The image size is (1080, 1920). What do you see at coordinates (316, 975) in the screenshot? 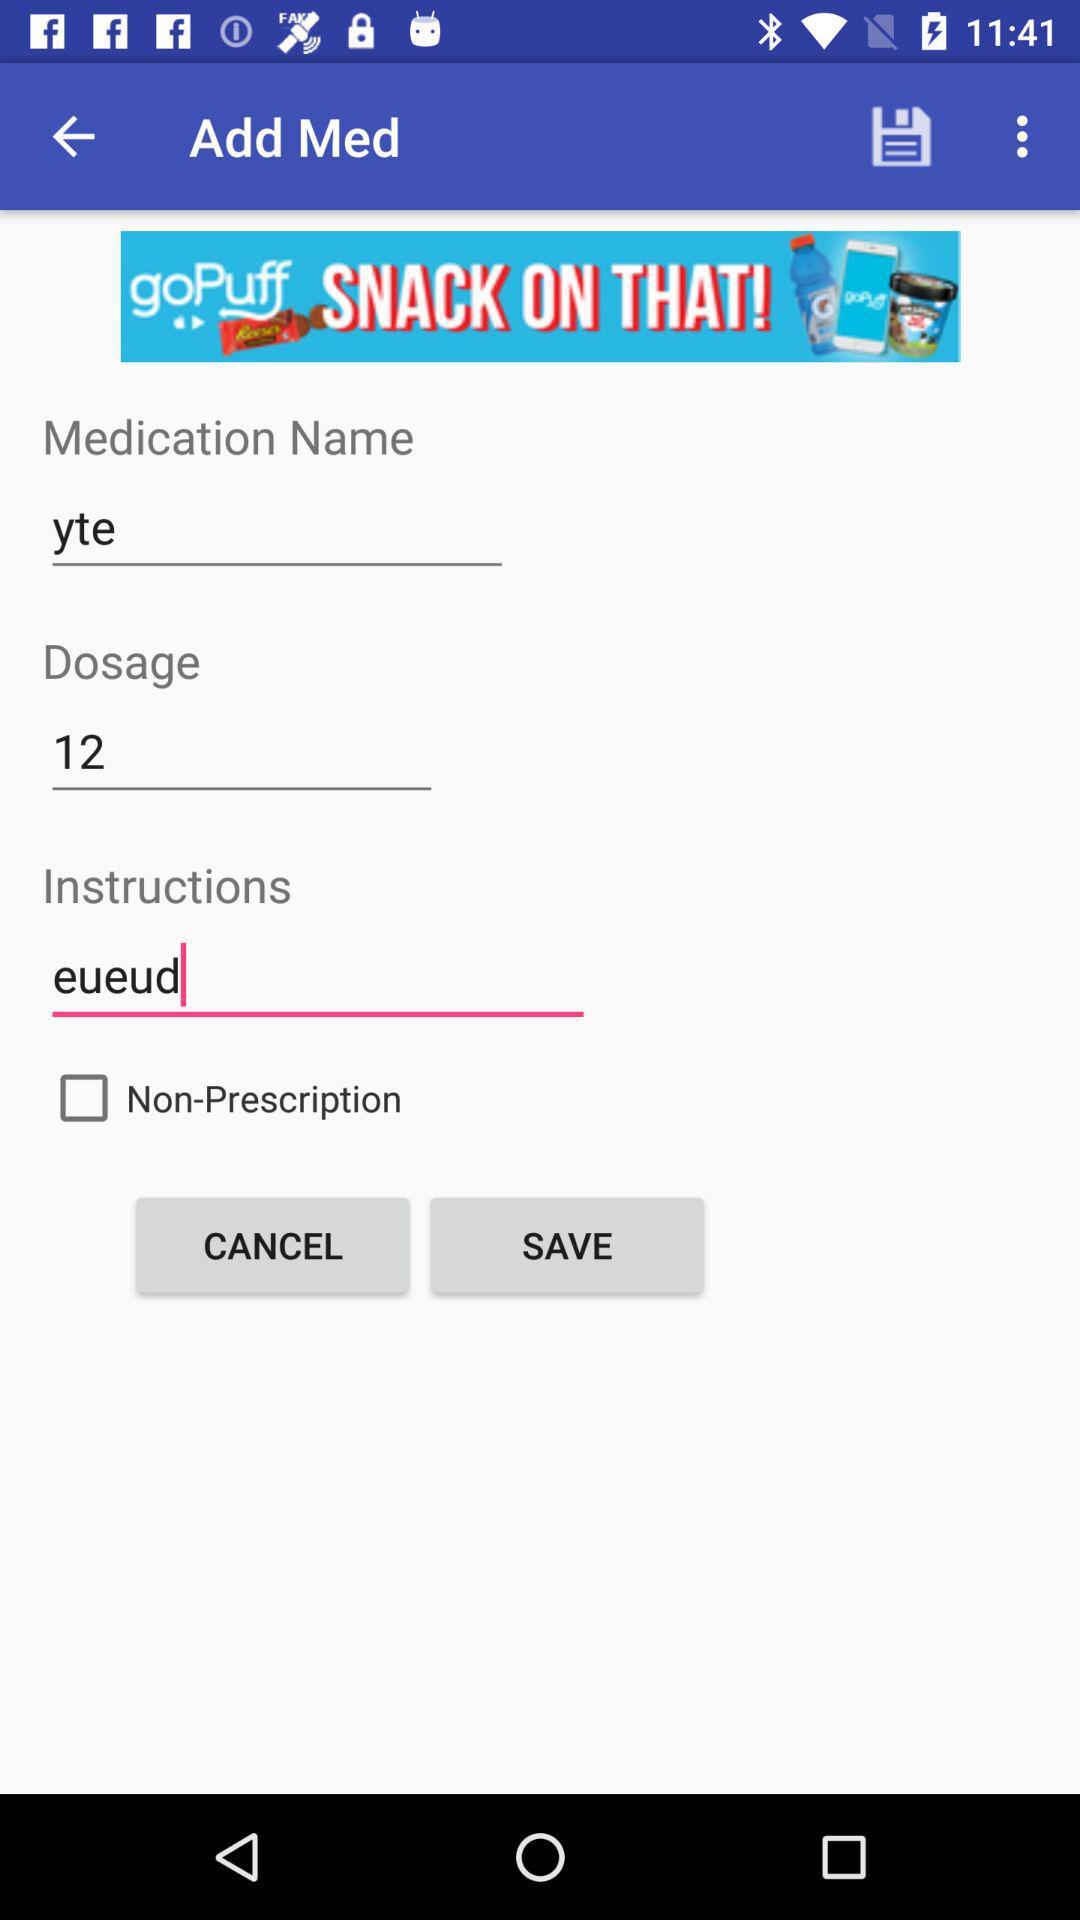
I see `the text area which says instructions` at bounding box center [316, 975].